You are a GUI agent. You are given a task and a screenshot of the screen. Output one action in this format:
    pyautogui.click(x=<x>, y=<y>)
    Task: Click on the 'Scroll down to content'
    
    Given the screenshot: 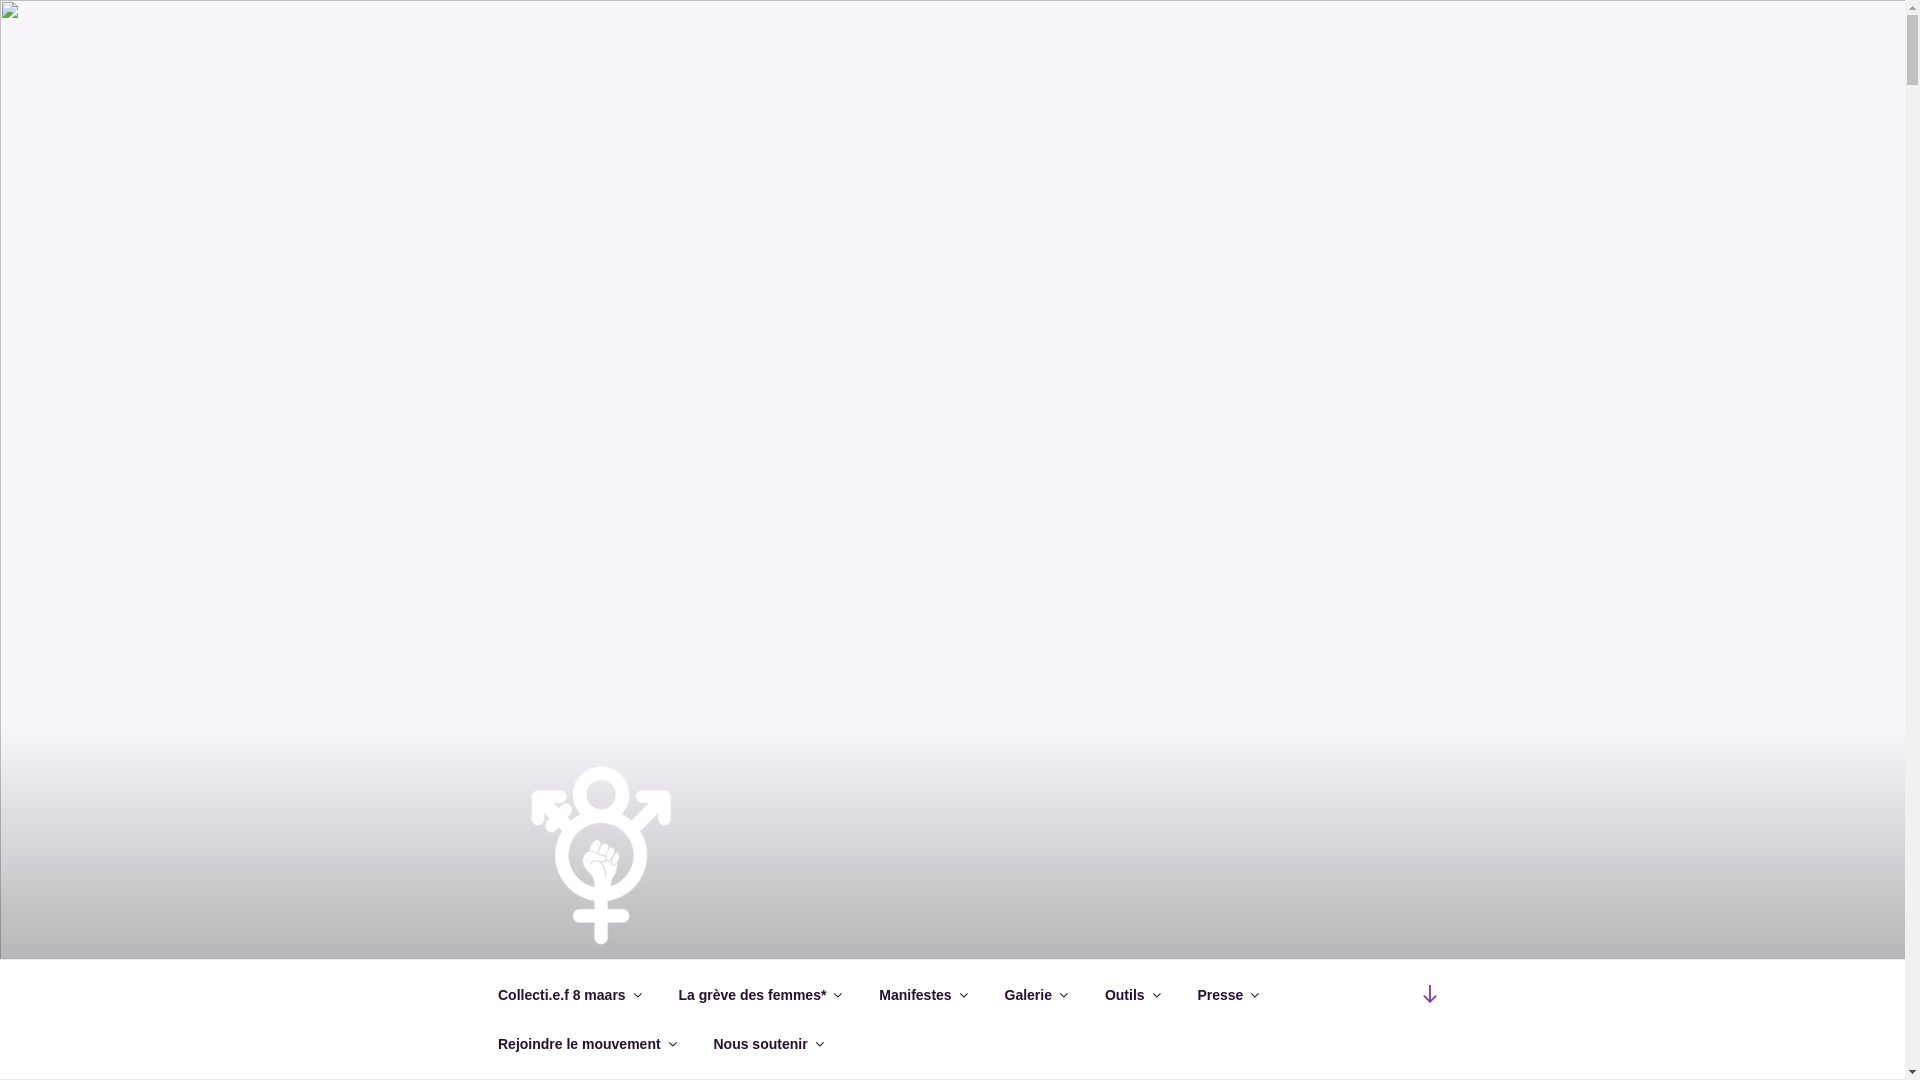 What is the action you would take?
    pyautogui.click(x=1428, y=994)
    